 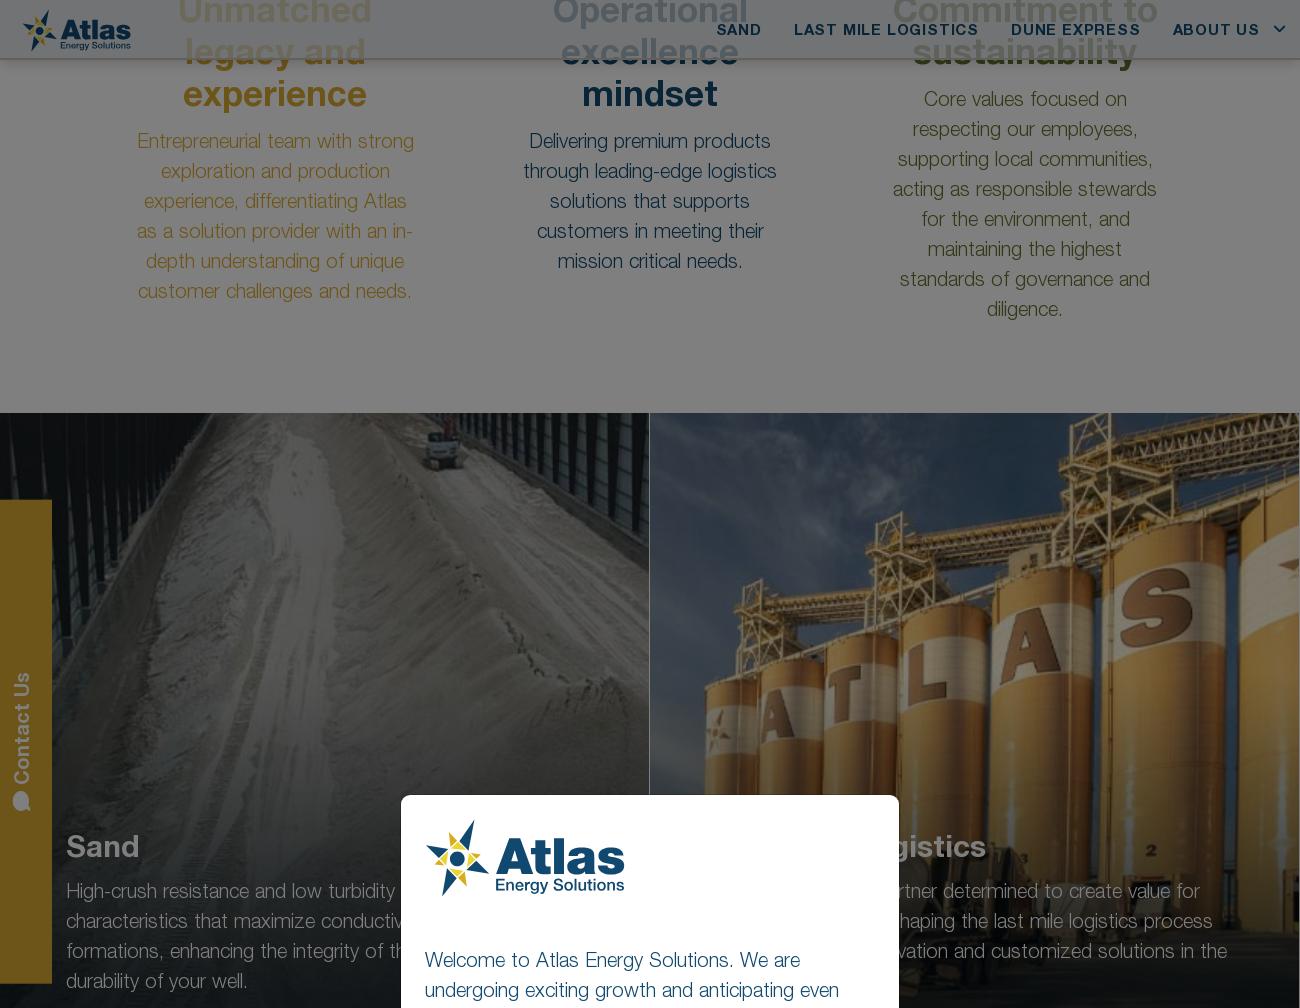 I want to click on 'With plant locations at the Kermit Dune and Monahans Dune, Atlas provides a significant advantage of proximity to more wells than anyone else.', so click(x=638, y=545).